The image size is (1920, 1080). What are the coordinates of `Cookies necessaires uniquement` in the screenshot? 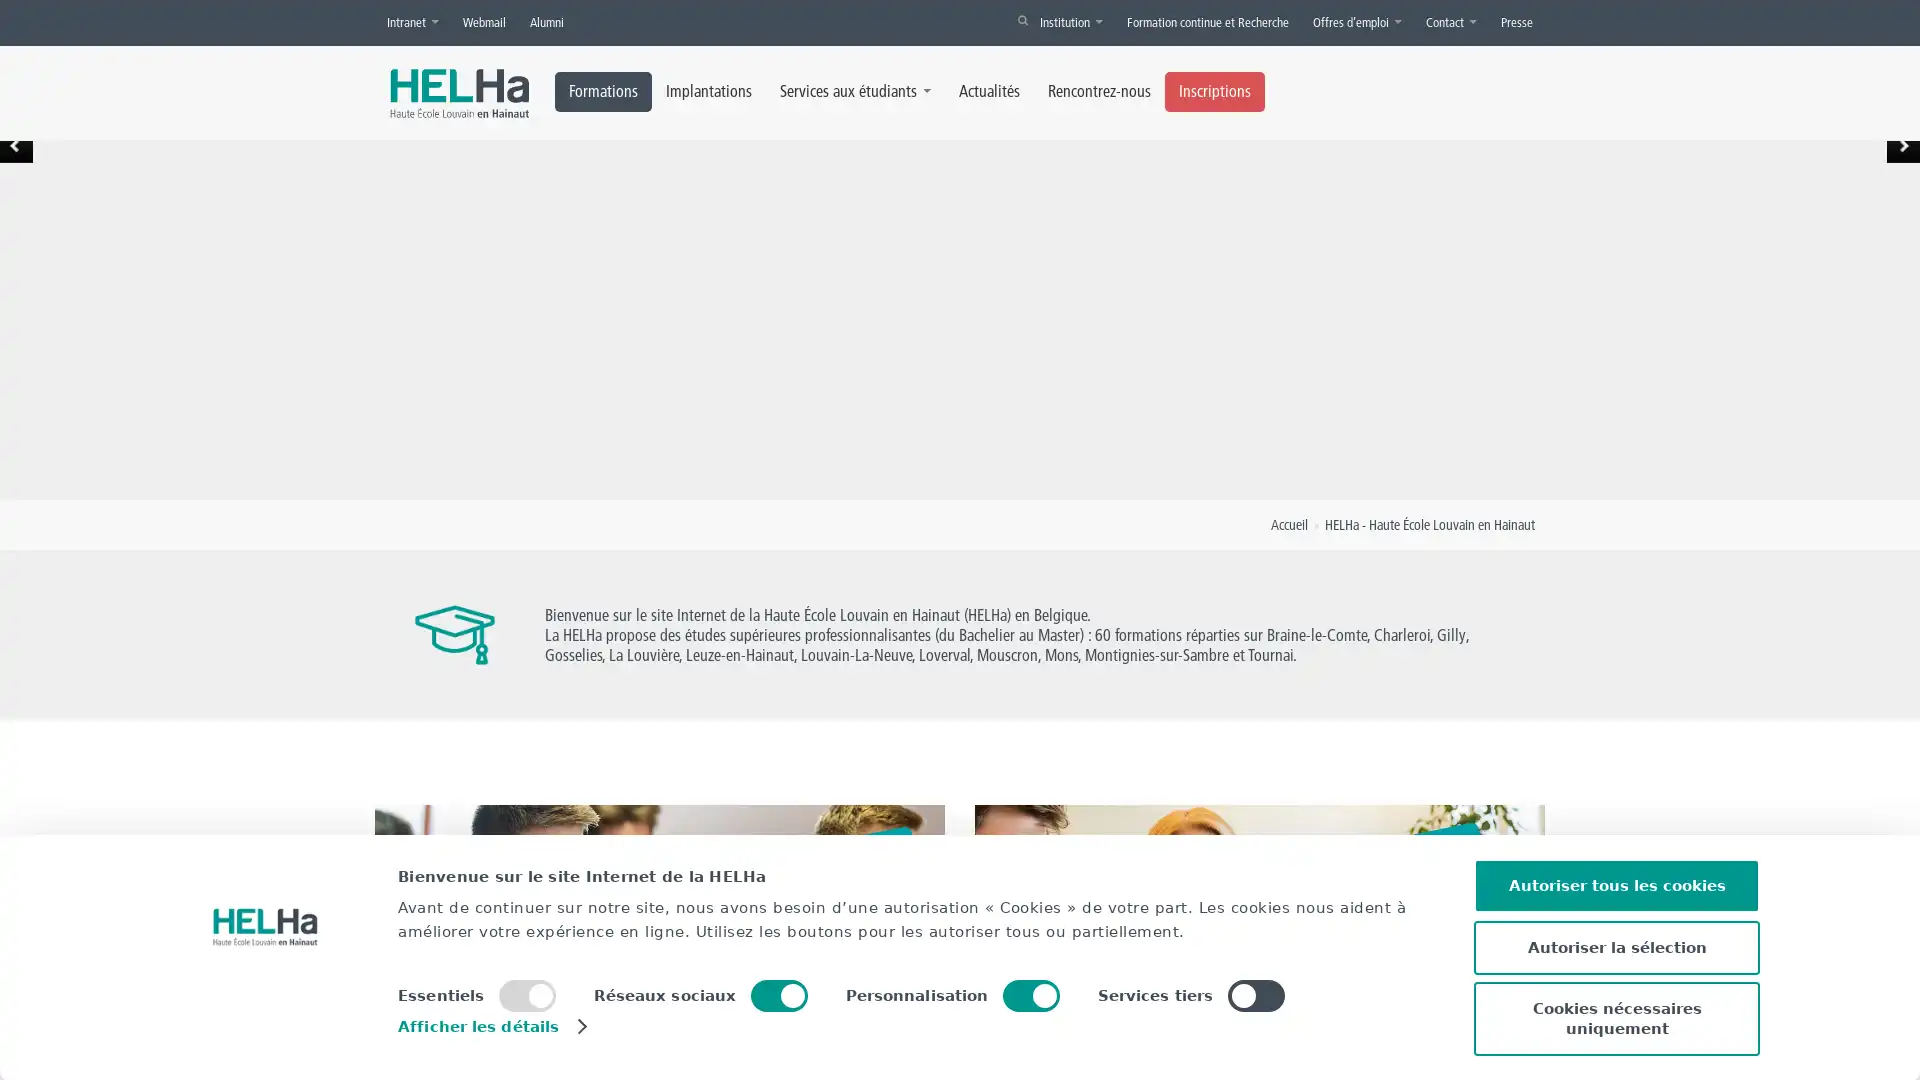 It's located at (1617, 1018).